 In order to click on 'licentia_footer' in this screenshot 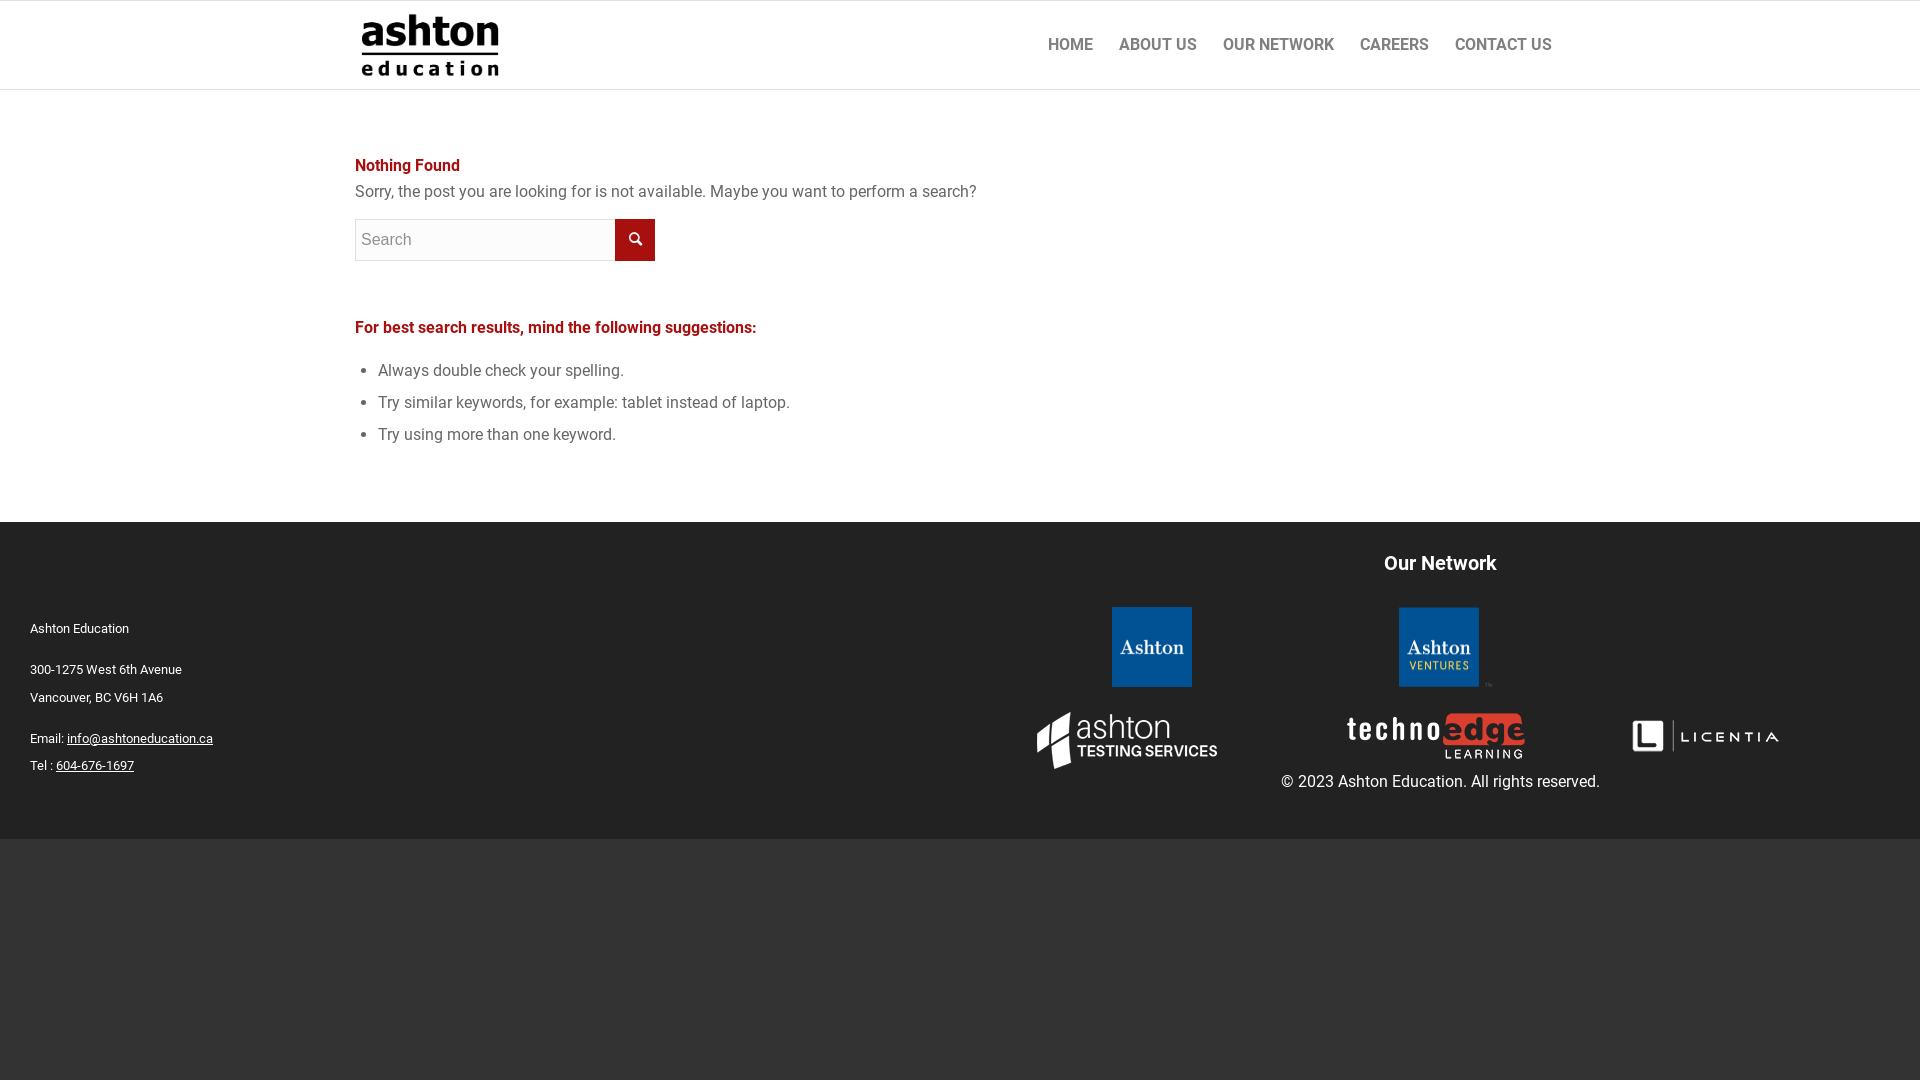, I will do `click(1703, 736)`.